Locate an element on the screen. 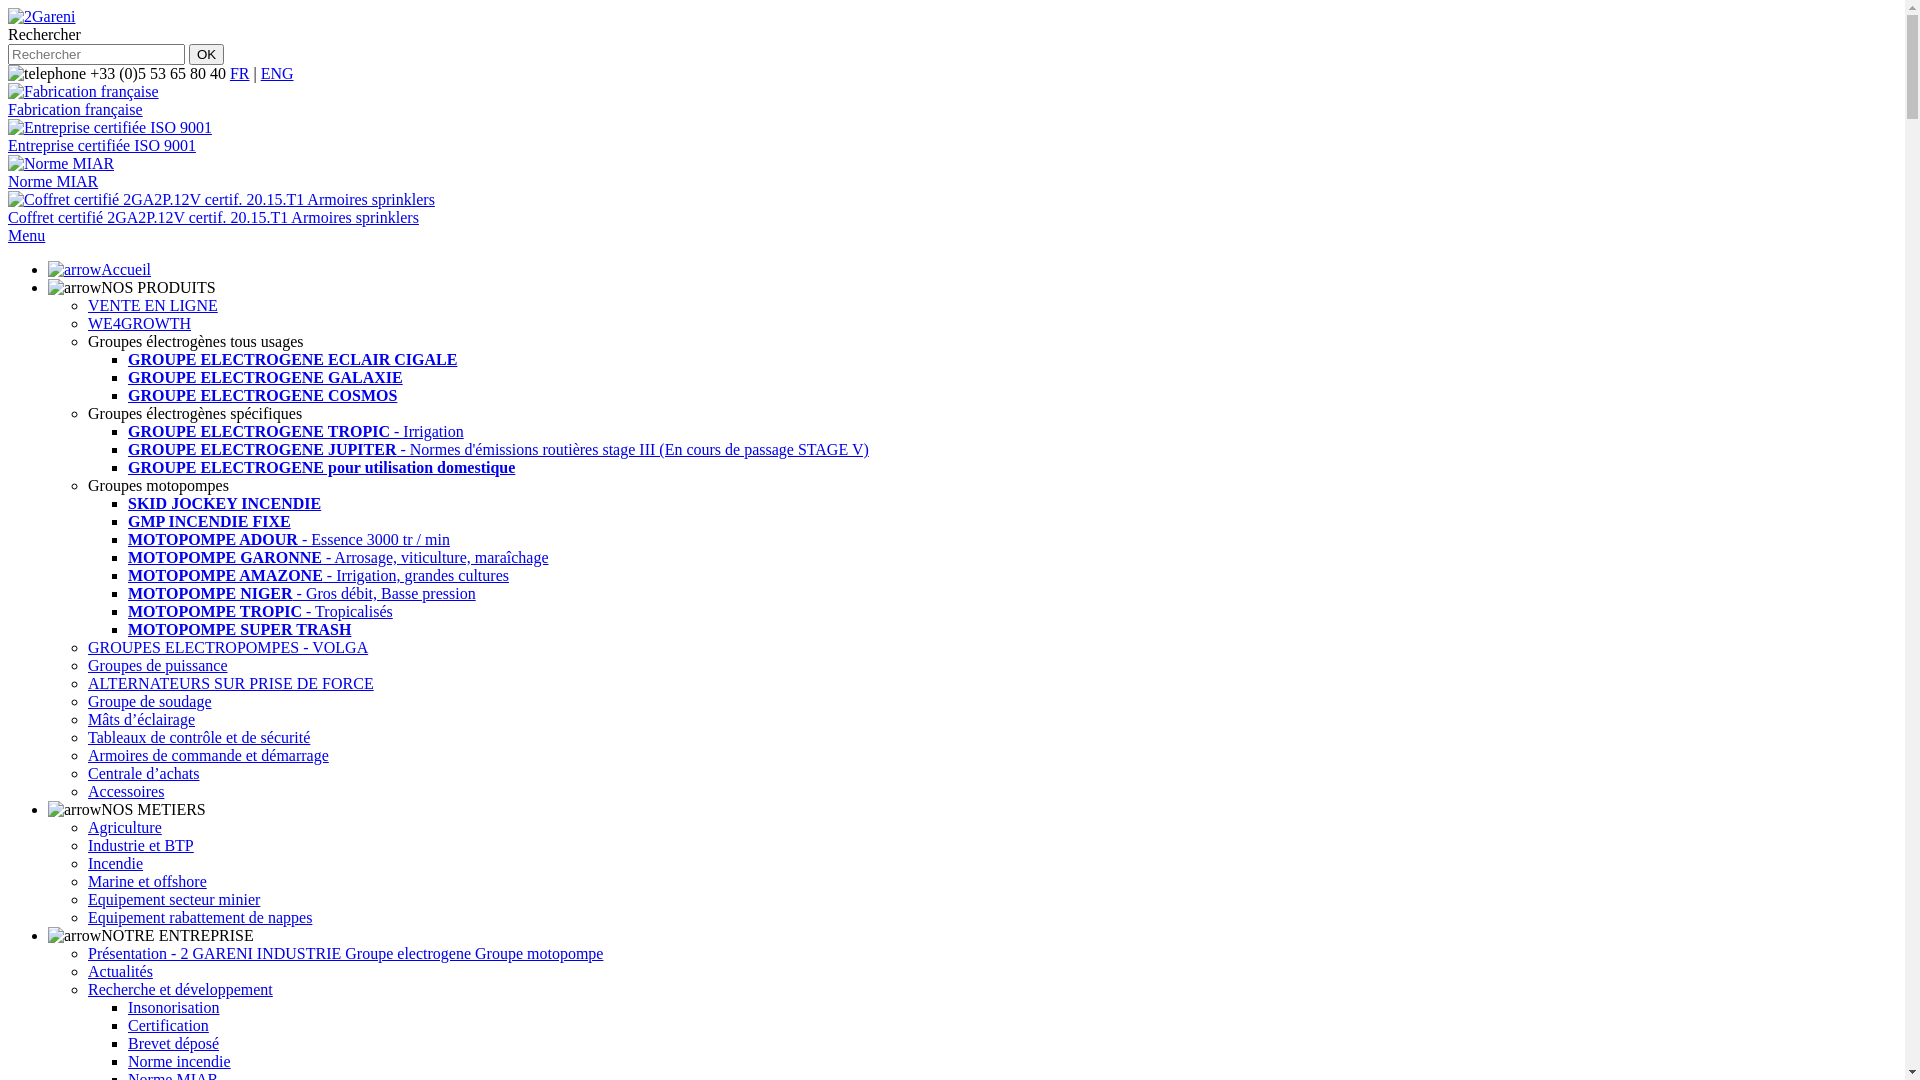  'OK' is located at coordinates (206, 53).